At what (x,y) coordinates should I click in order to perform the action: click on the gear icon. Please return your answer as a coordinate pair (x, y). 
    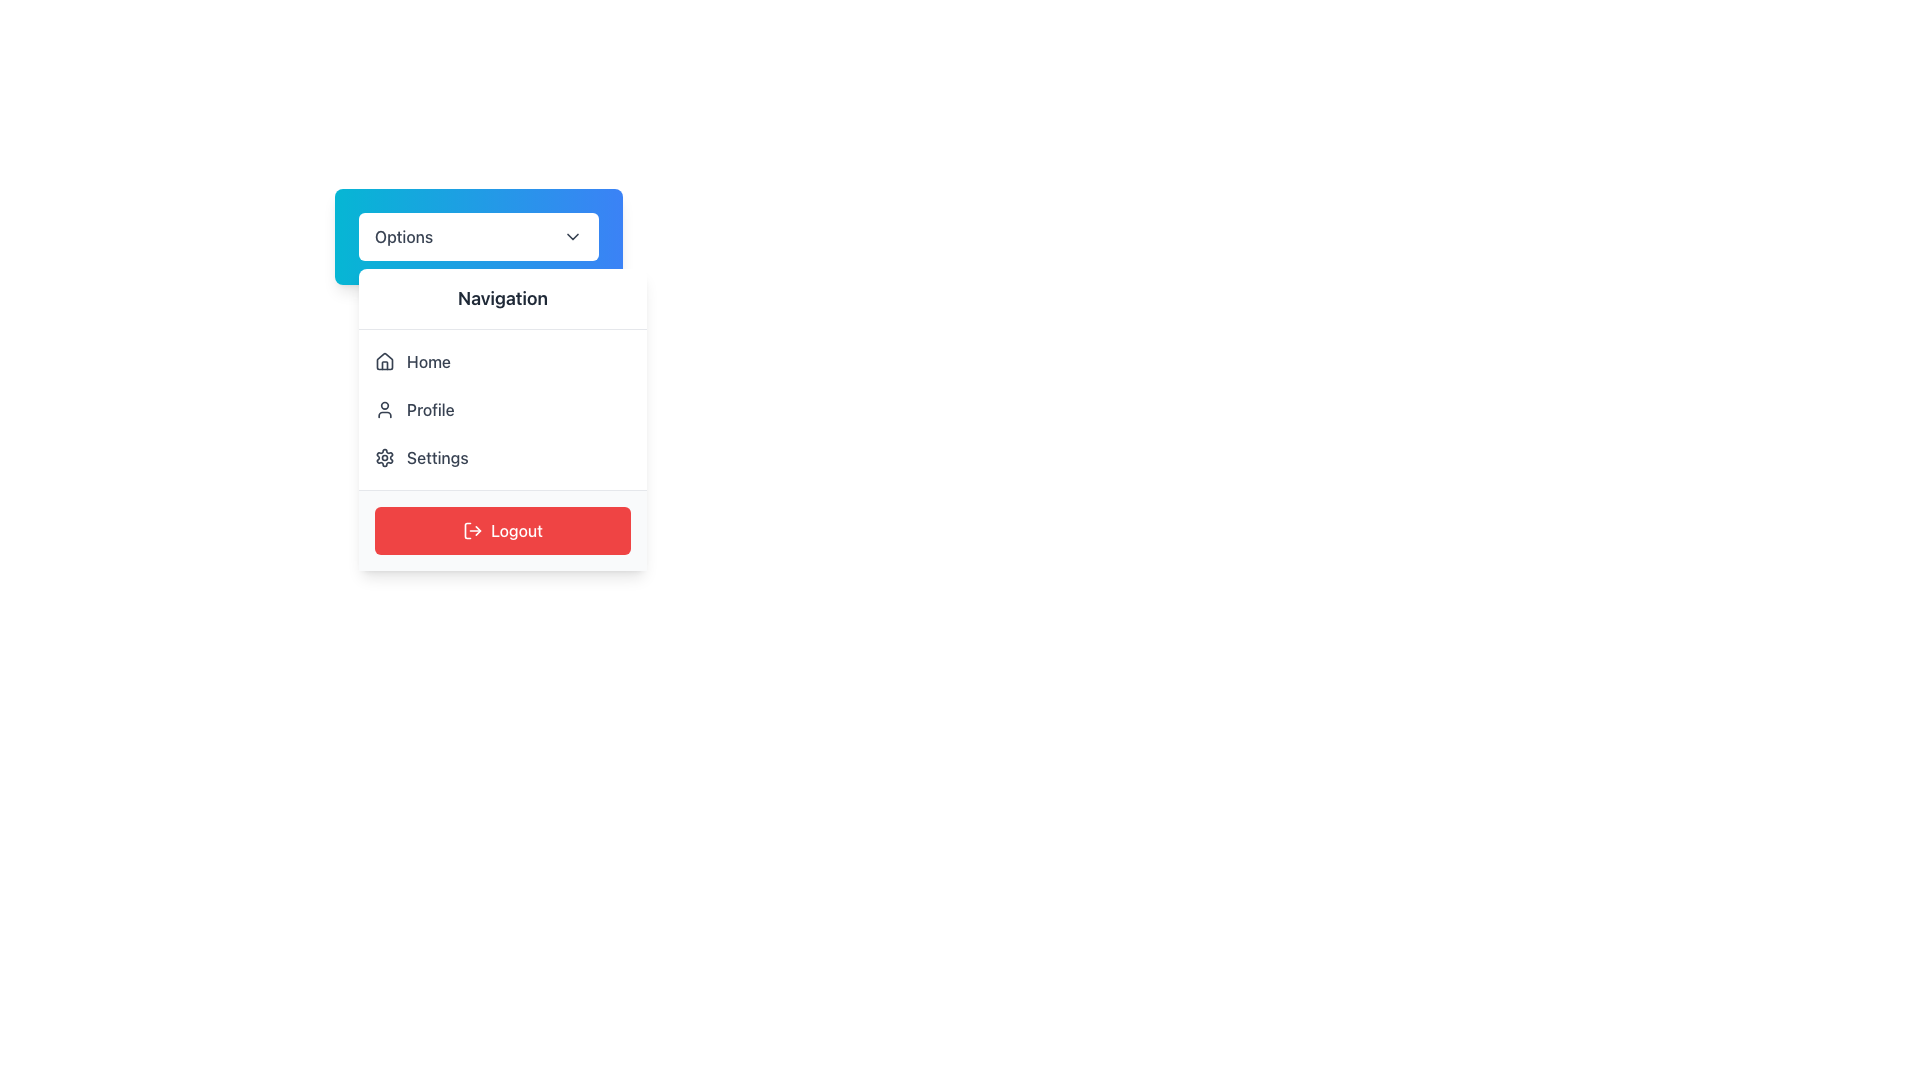
    Looking at the image, I should click on (384, 458).